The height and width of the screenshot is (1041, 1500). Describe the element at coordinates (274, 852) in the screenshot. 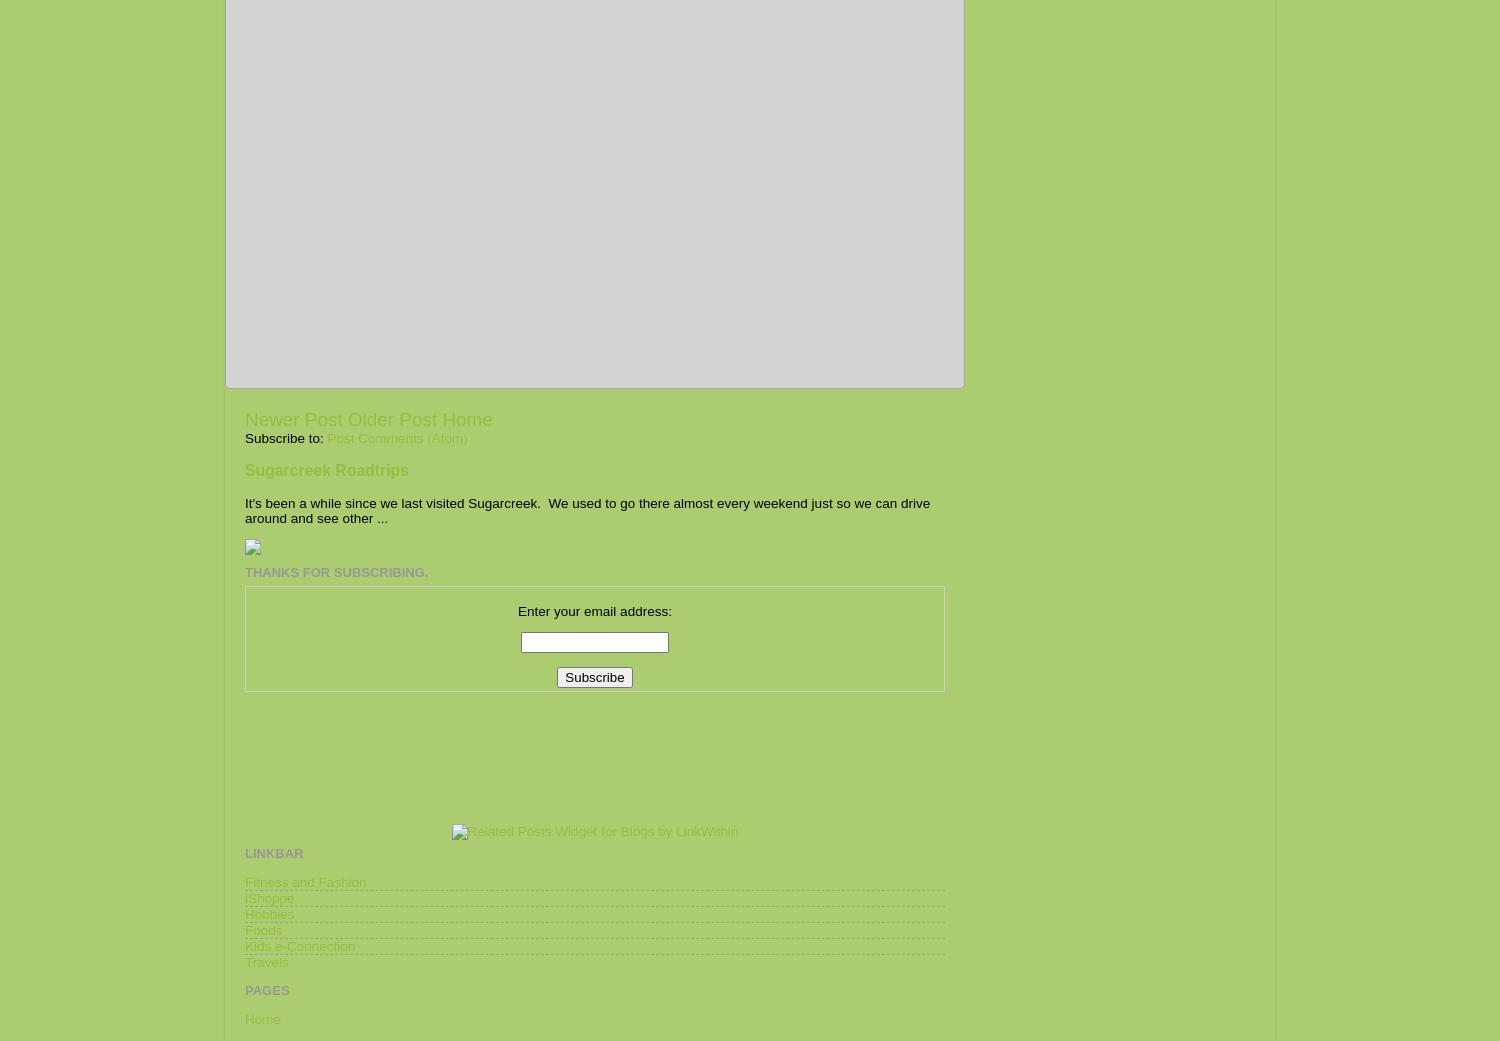

I see `'Linkbar'` at that location.